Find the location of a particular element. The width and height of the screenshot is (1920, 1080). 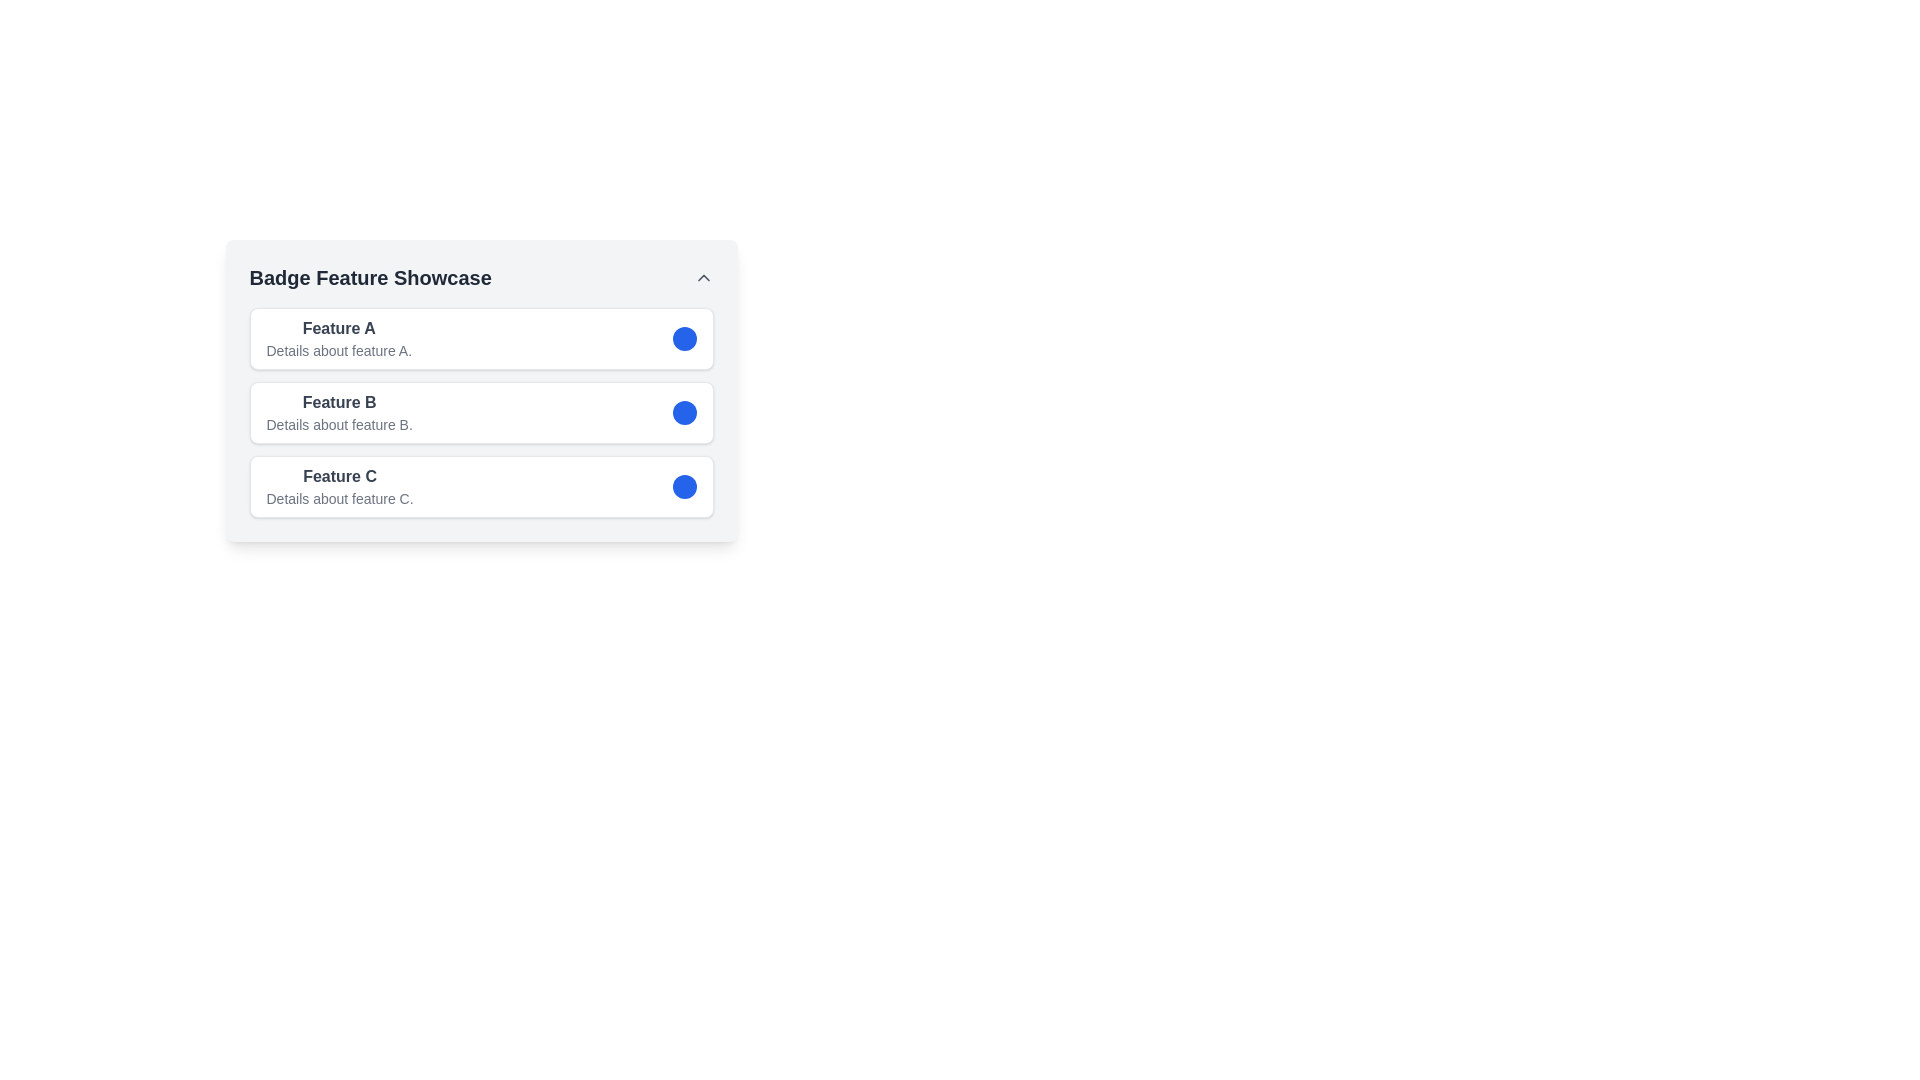

the 'Badge Feature Showcase' dropdown header is located at coordinates (481, 277).